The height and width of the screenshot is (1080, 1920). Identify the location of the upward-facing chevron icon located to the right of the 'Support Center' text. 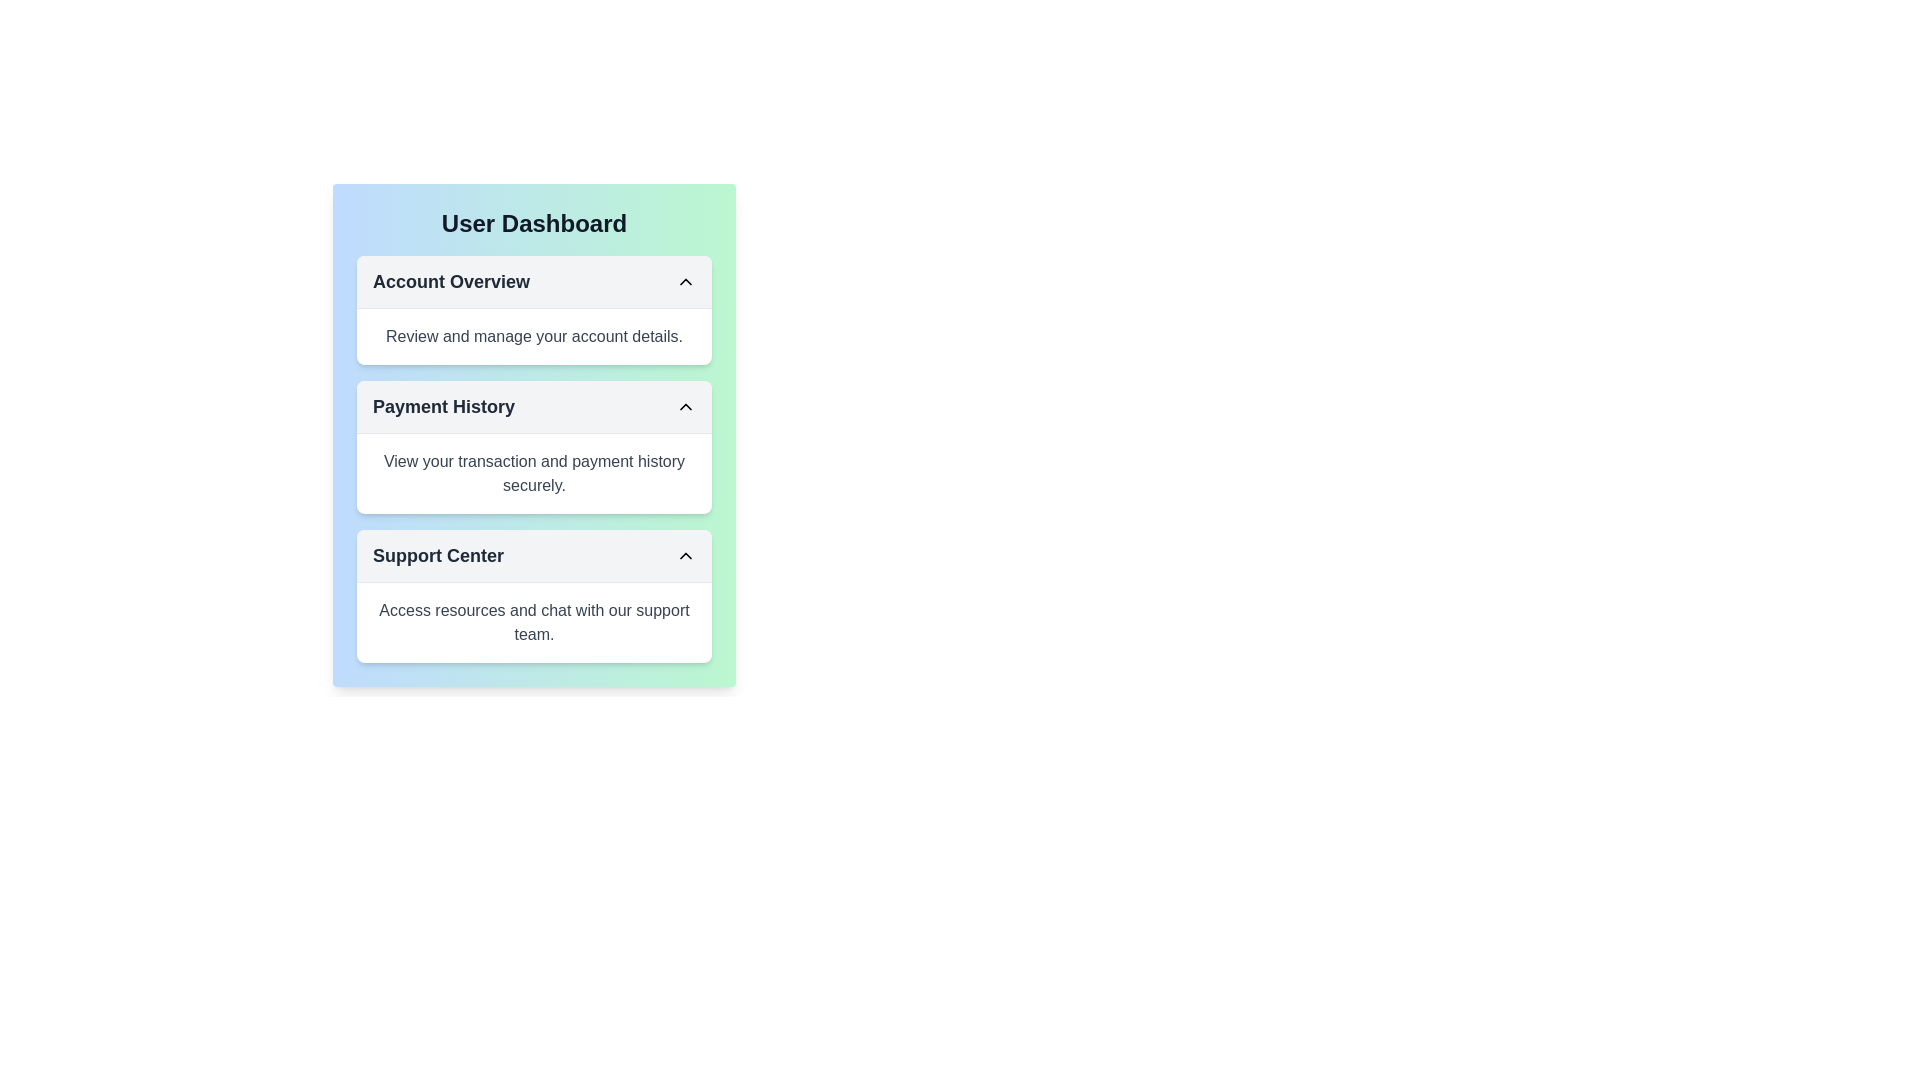
(686, 555).